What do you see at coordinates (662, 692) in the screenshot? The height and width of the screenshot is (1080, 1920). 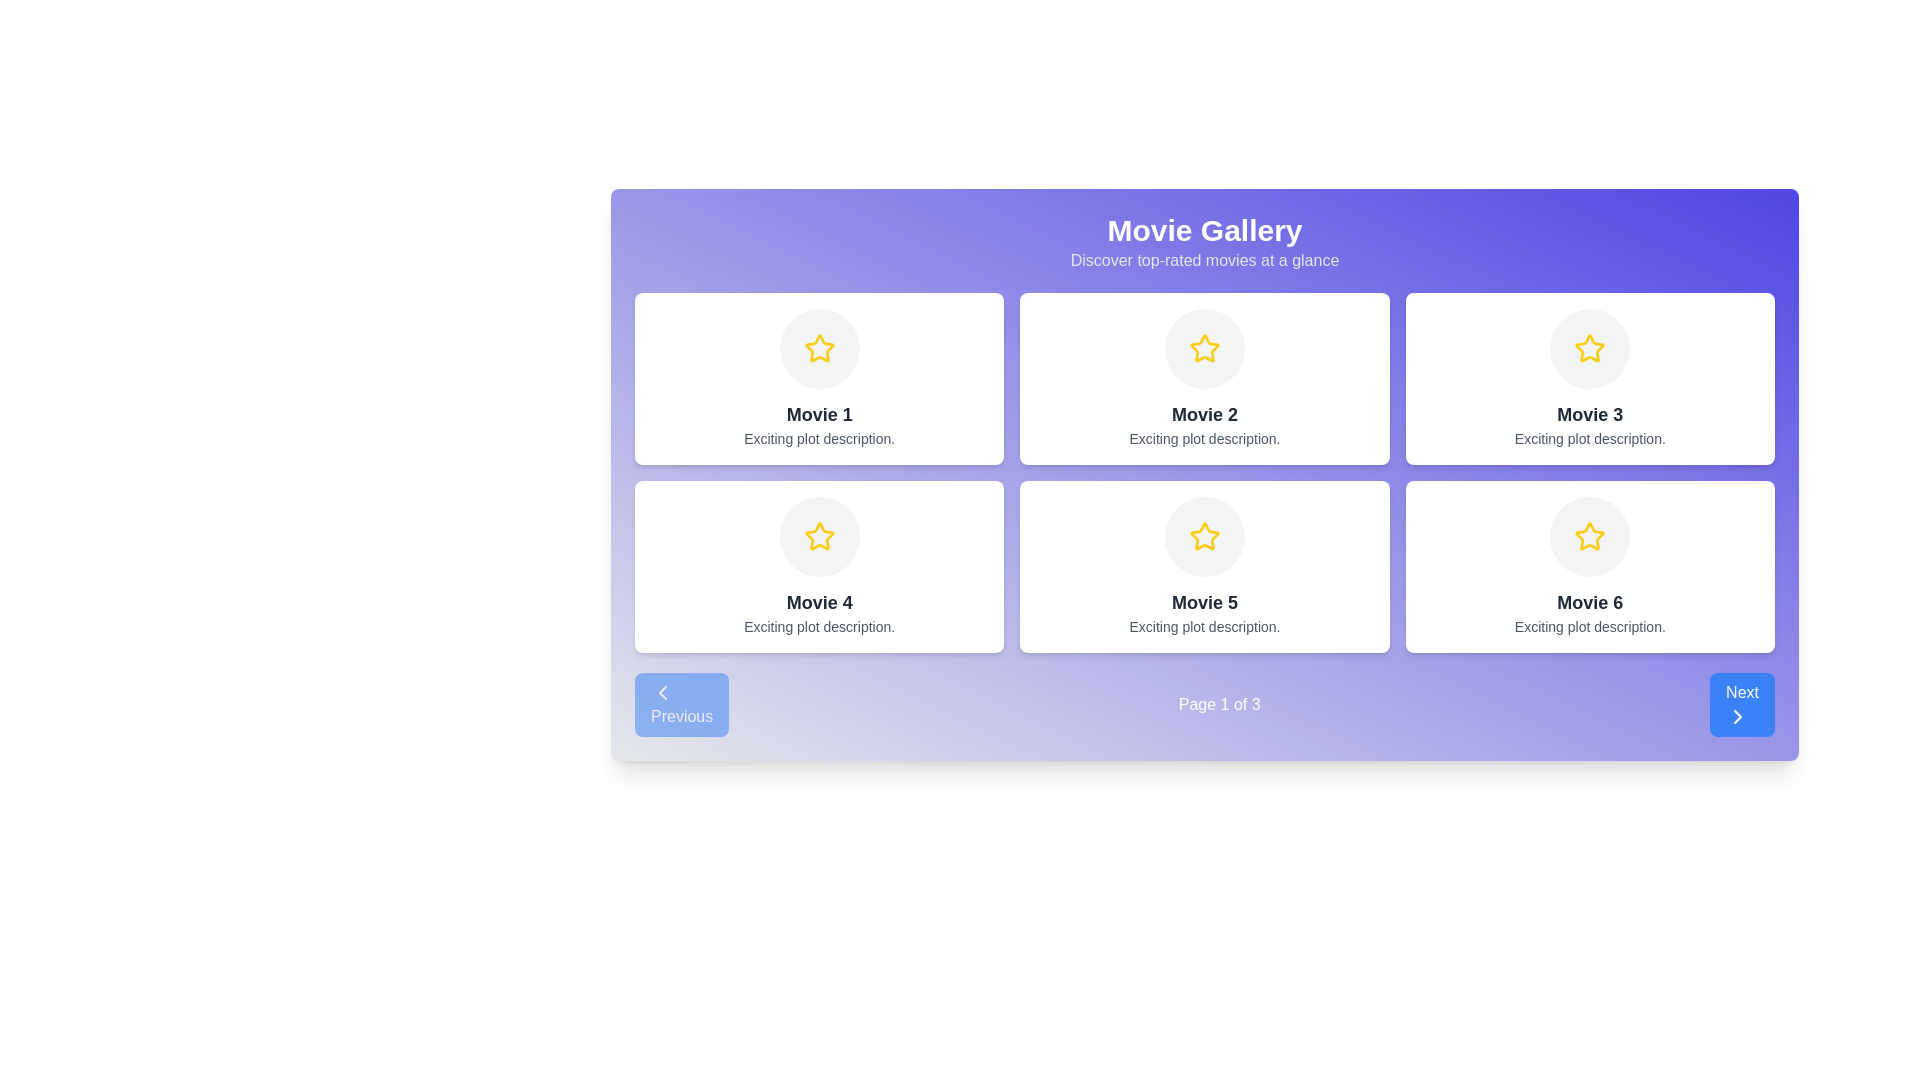 I see `the left-pointing chevron icon embedded` at bounding box center [662, 692].